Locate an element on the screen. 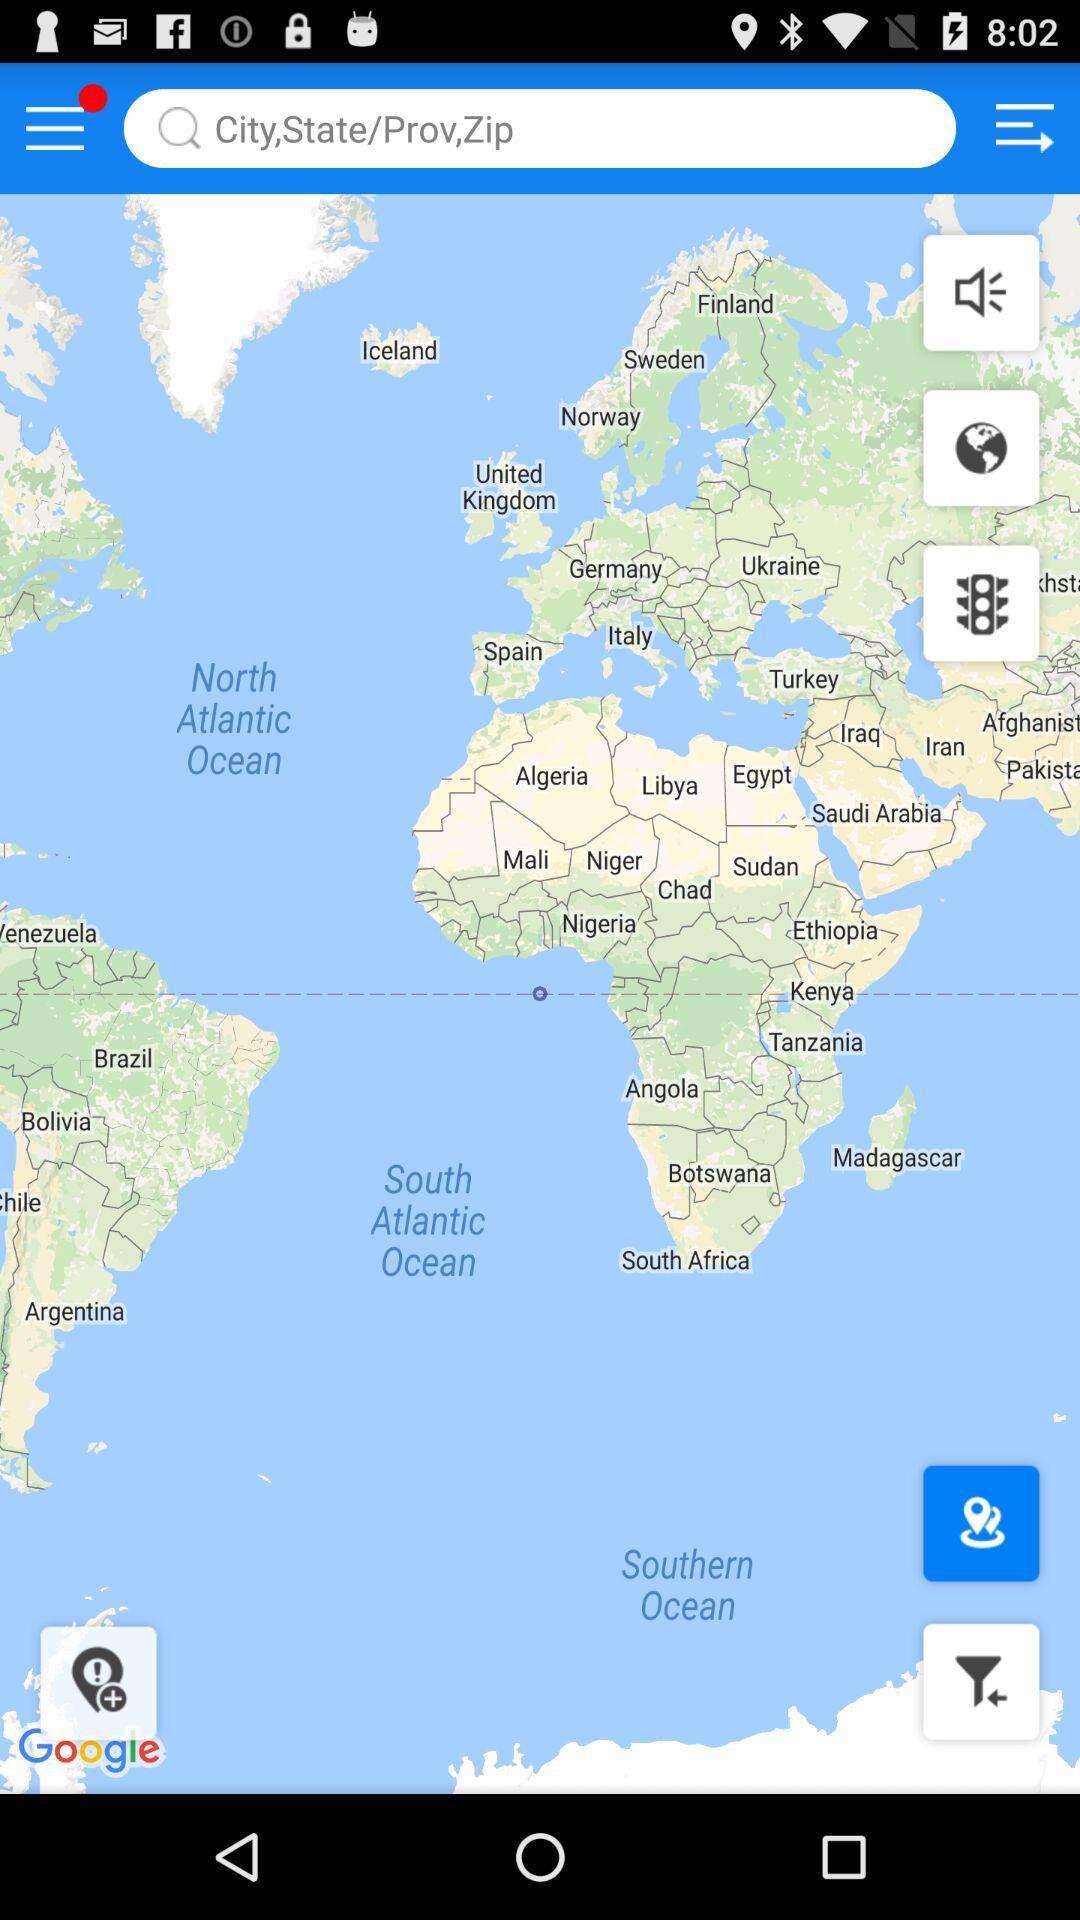  search for location is located at coordinates (540, 127).